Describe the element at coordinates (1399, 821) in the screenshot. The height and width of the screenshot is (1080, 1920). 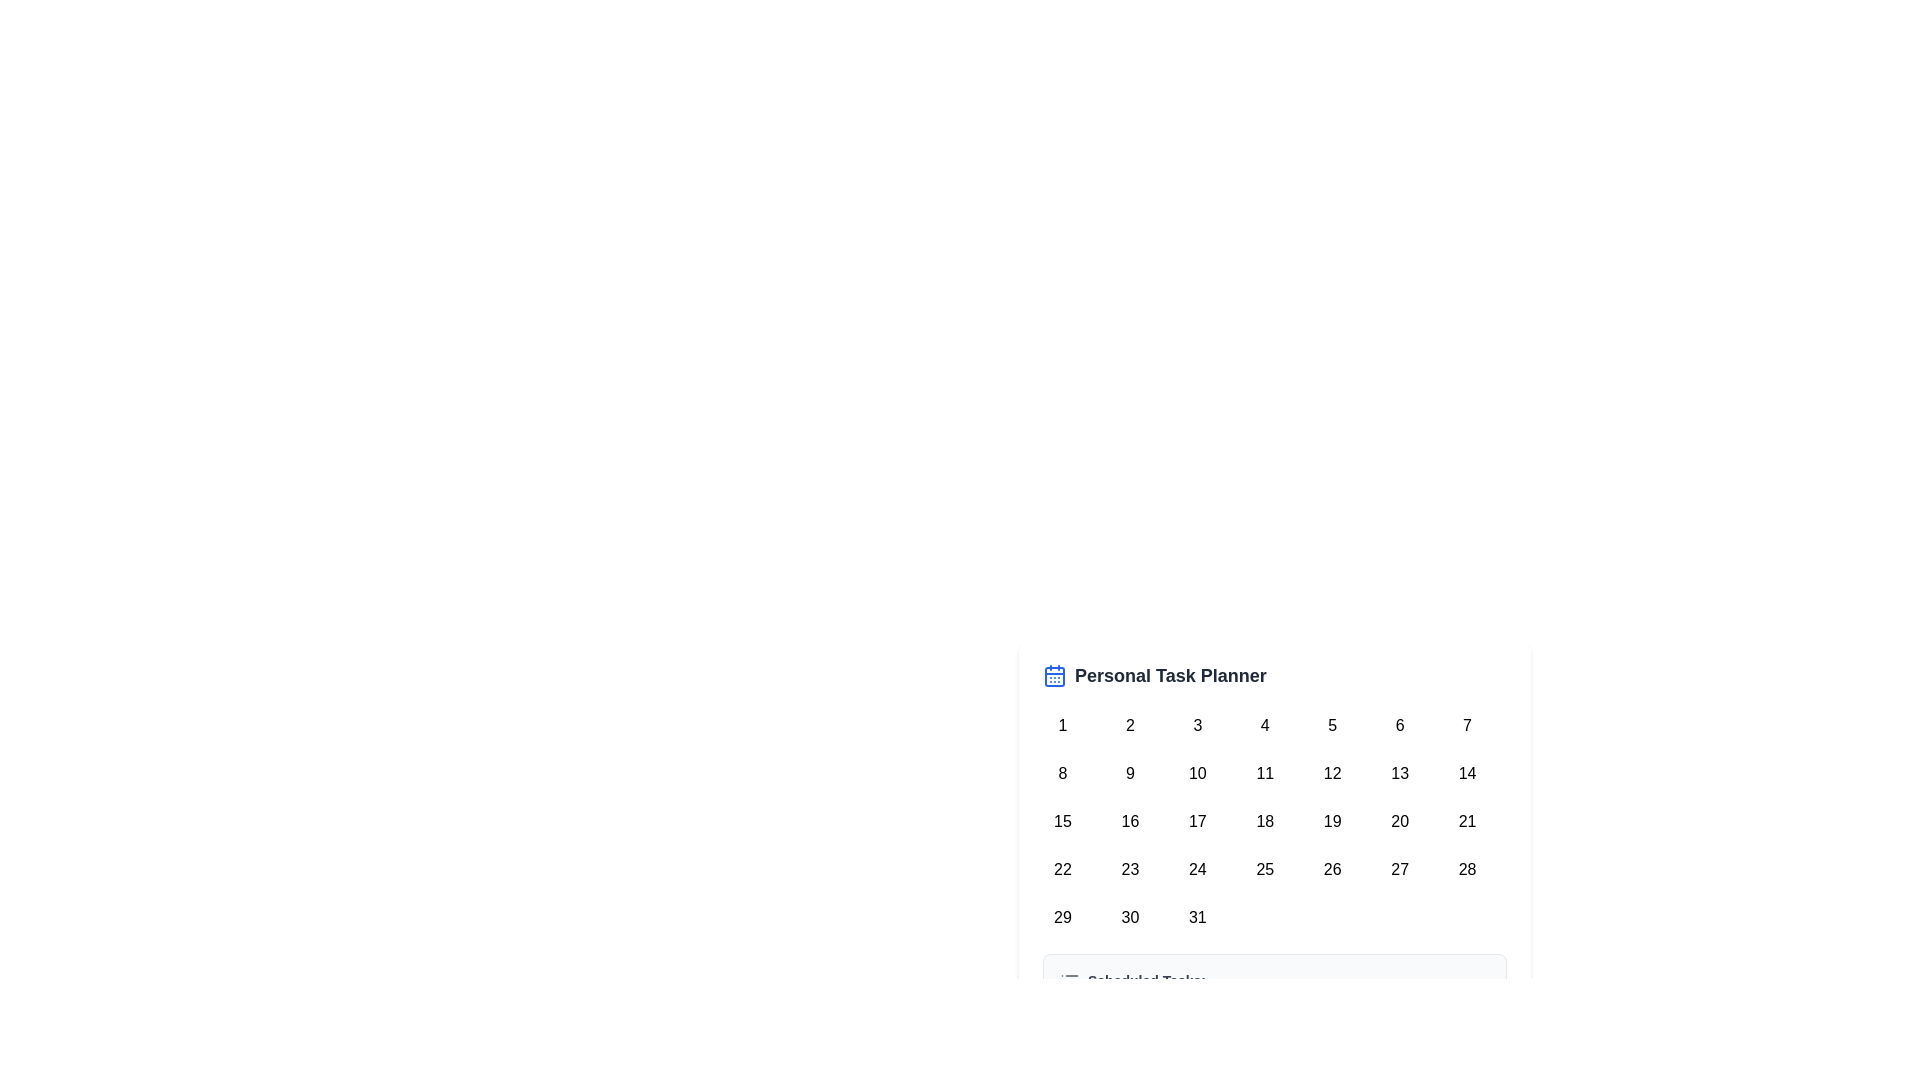
I see `the button displaying the number '20' in black, which is a rounded rectangle with a white background` at that location.